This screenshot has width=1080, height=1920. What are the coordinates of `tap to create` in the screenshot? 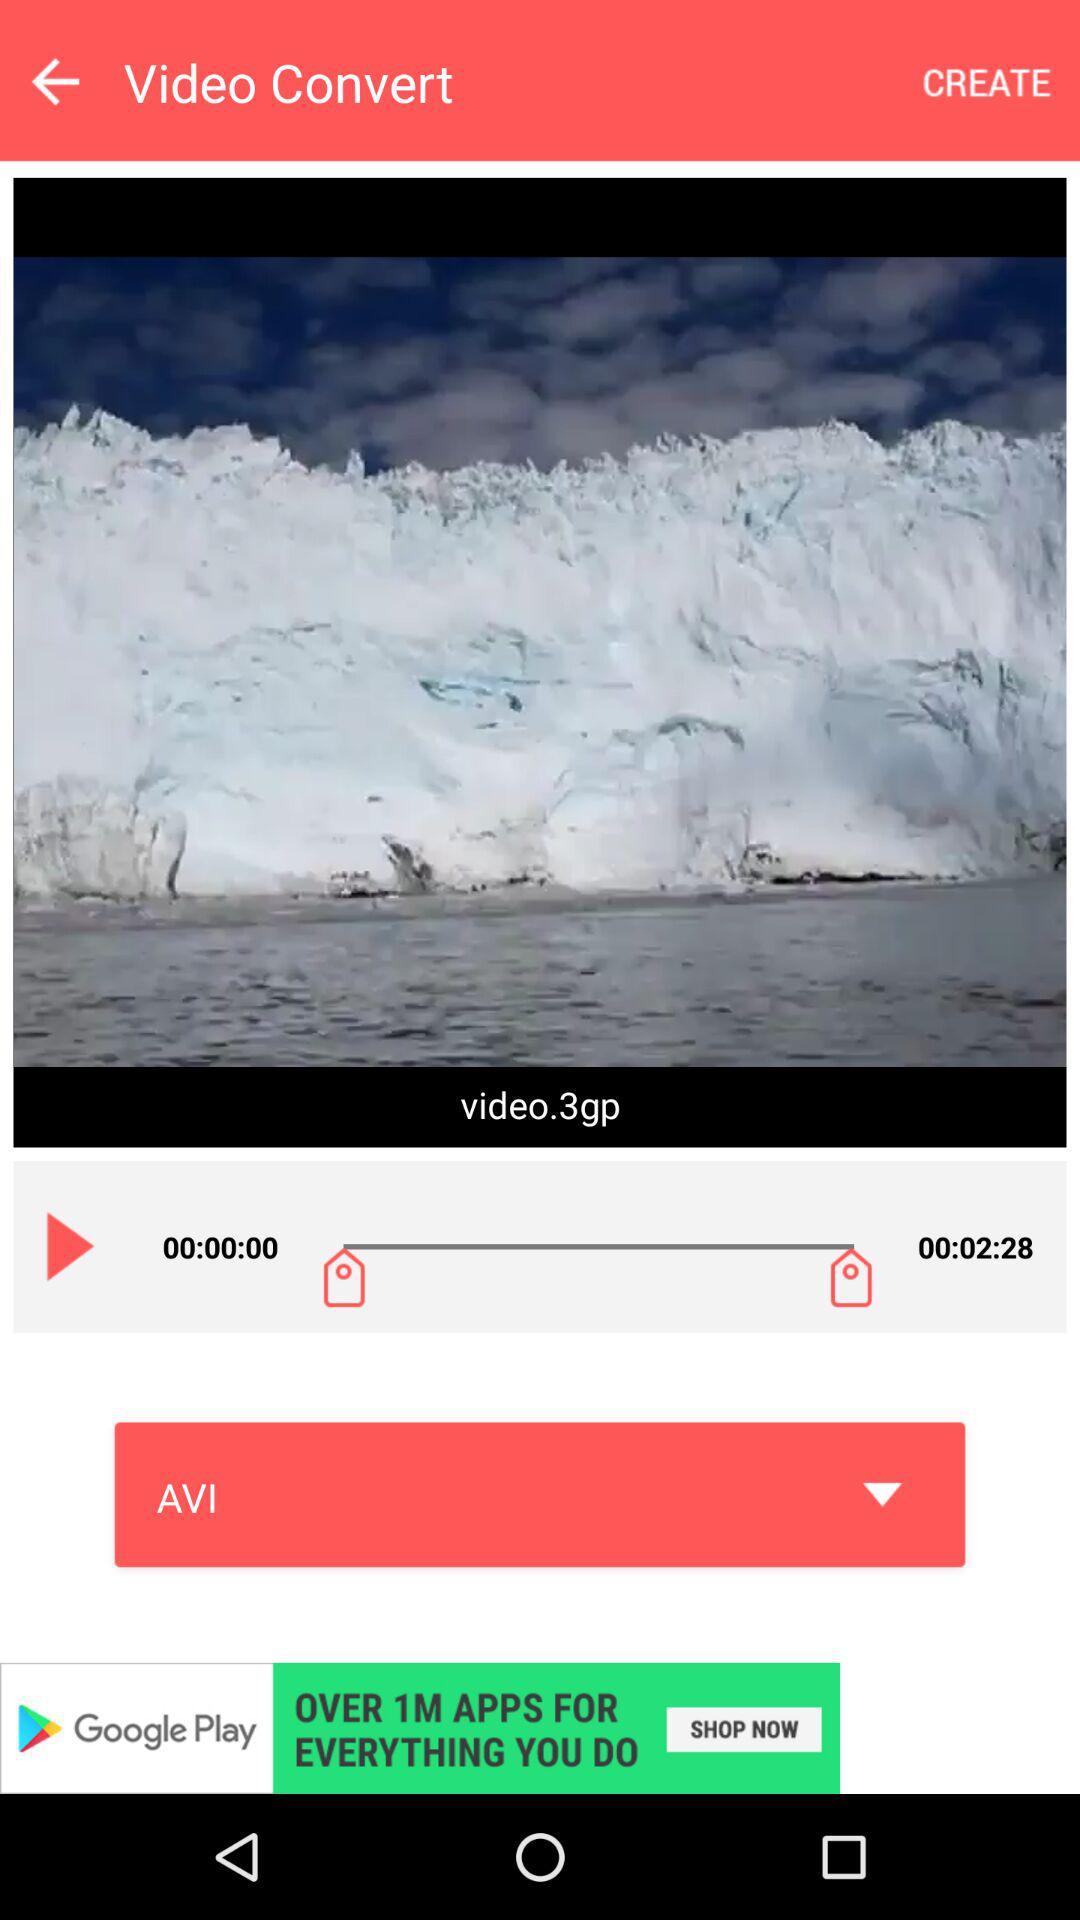 It's located at (987, 81).